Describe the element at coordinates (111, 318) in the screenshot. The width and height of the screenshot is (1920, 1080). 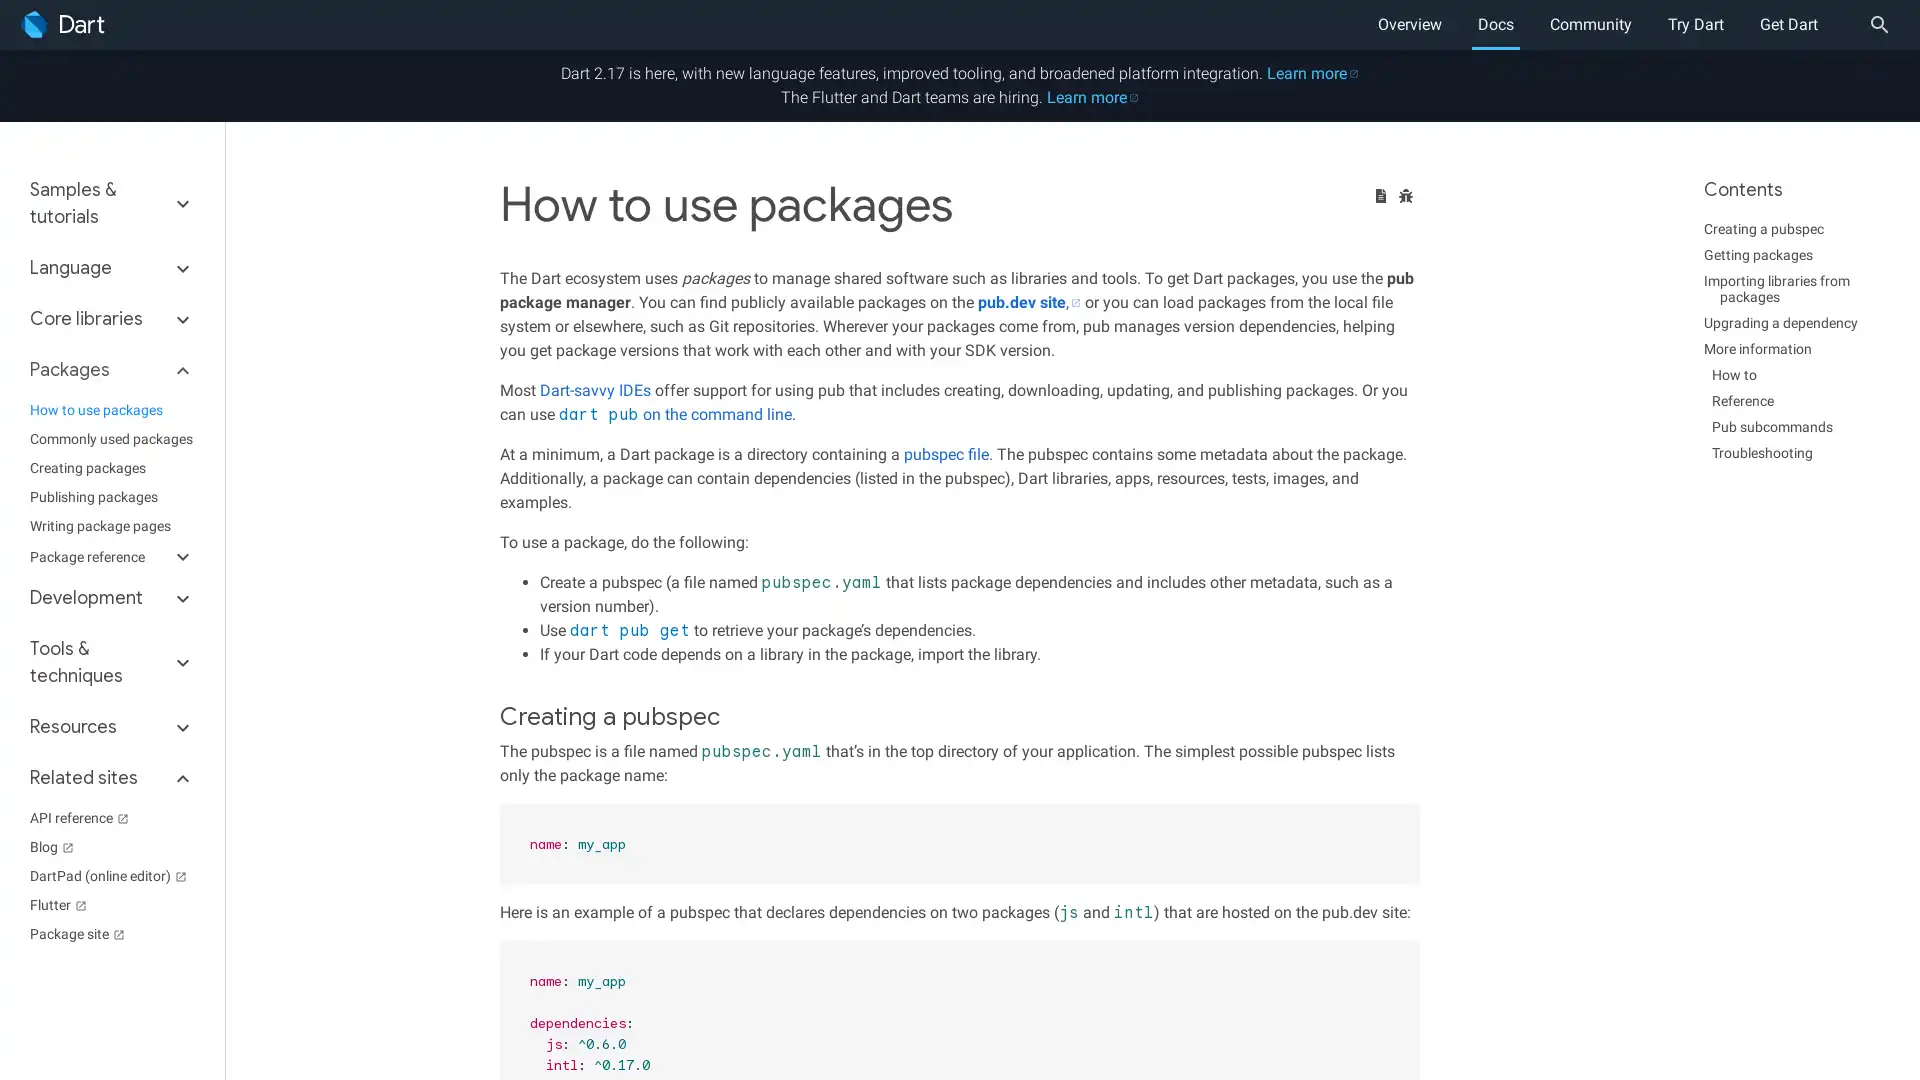
I see `Core libraries keyboard_arrow_down` at that location.